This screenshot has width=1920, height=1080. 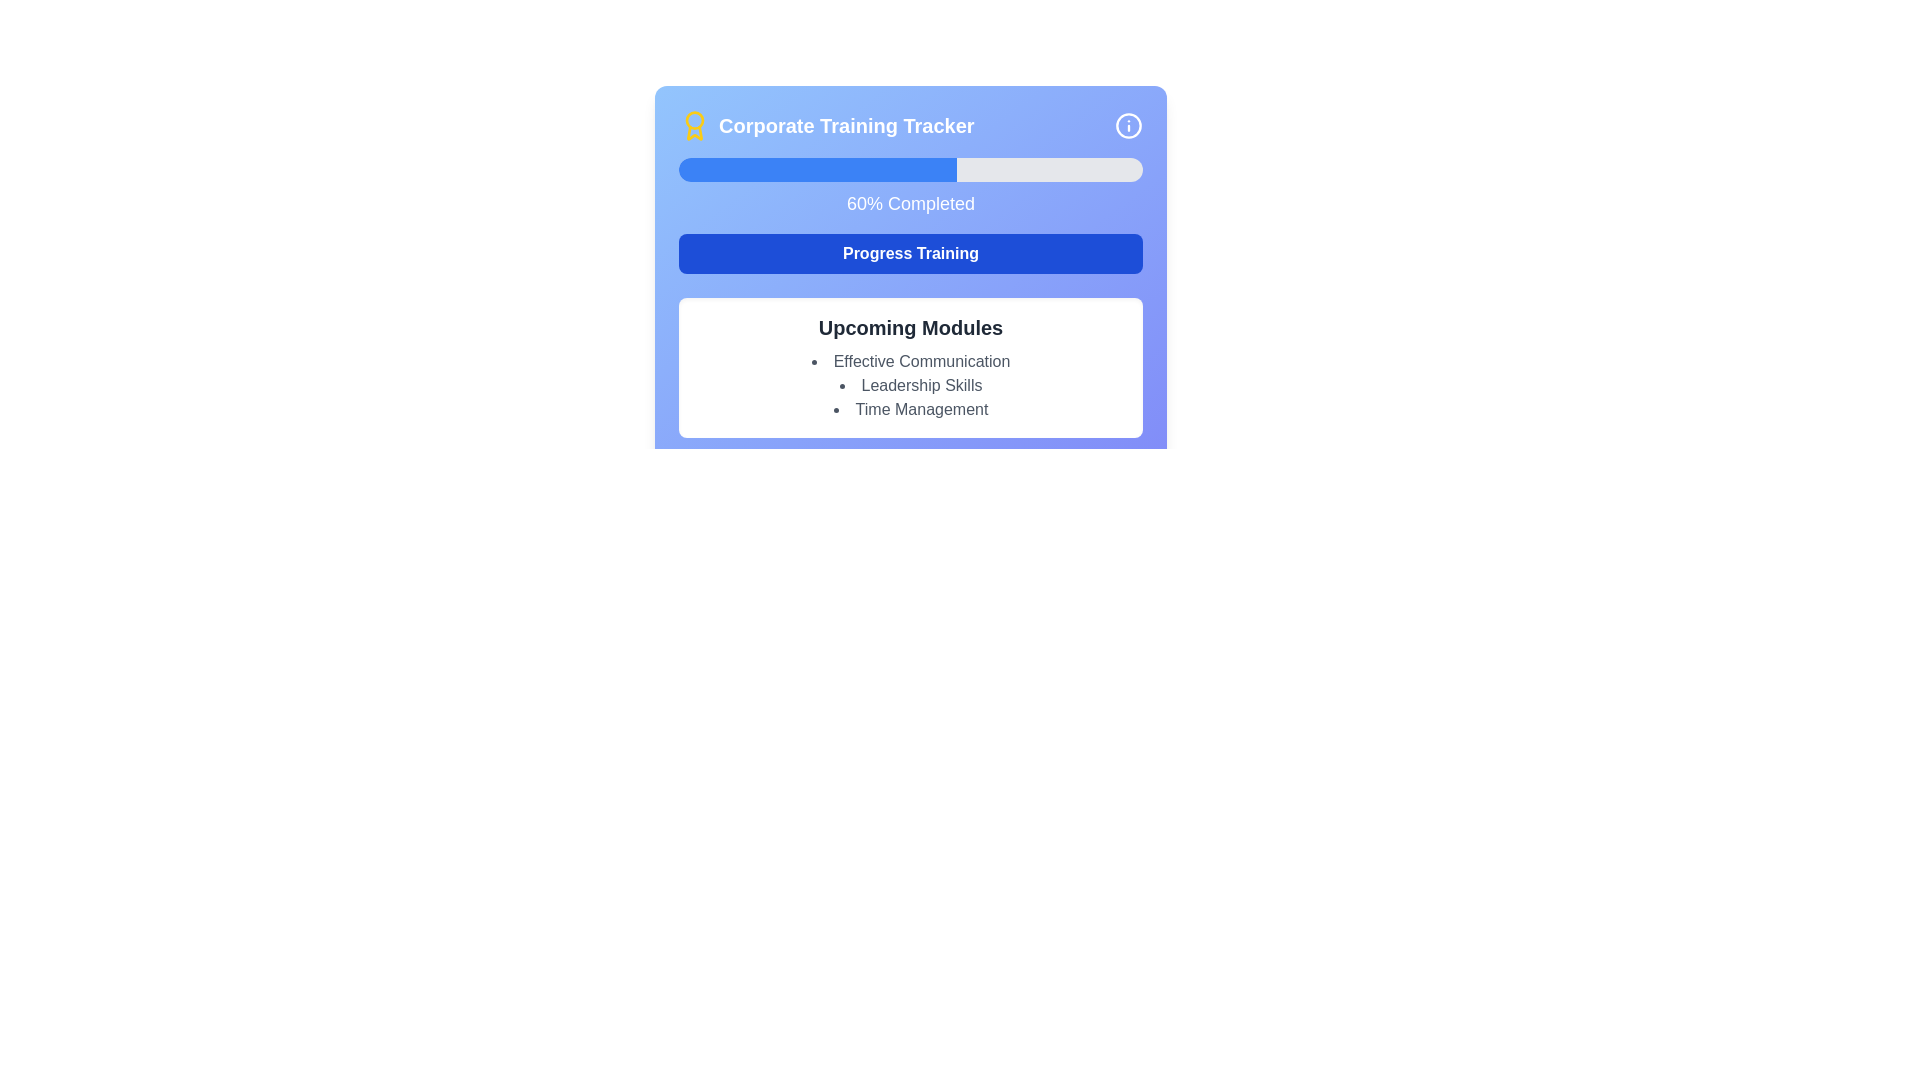 What do you see at coordinates (910, 362) in the screenshot?
I see `the text label displaying 'Effective Communication'` at bounding box center [910, 362].